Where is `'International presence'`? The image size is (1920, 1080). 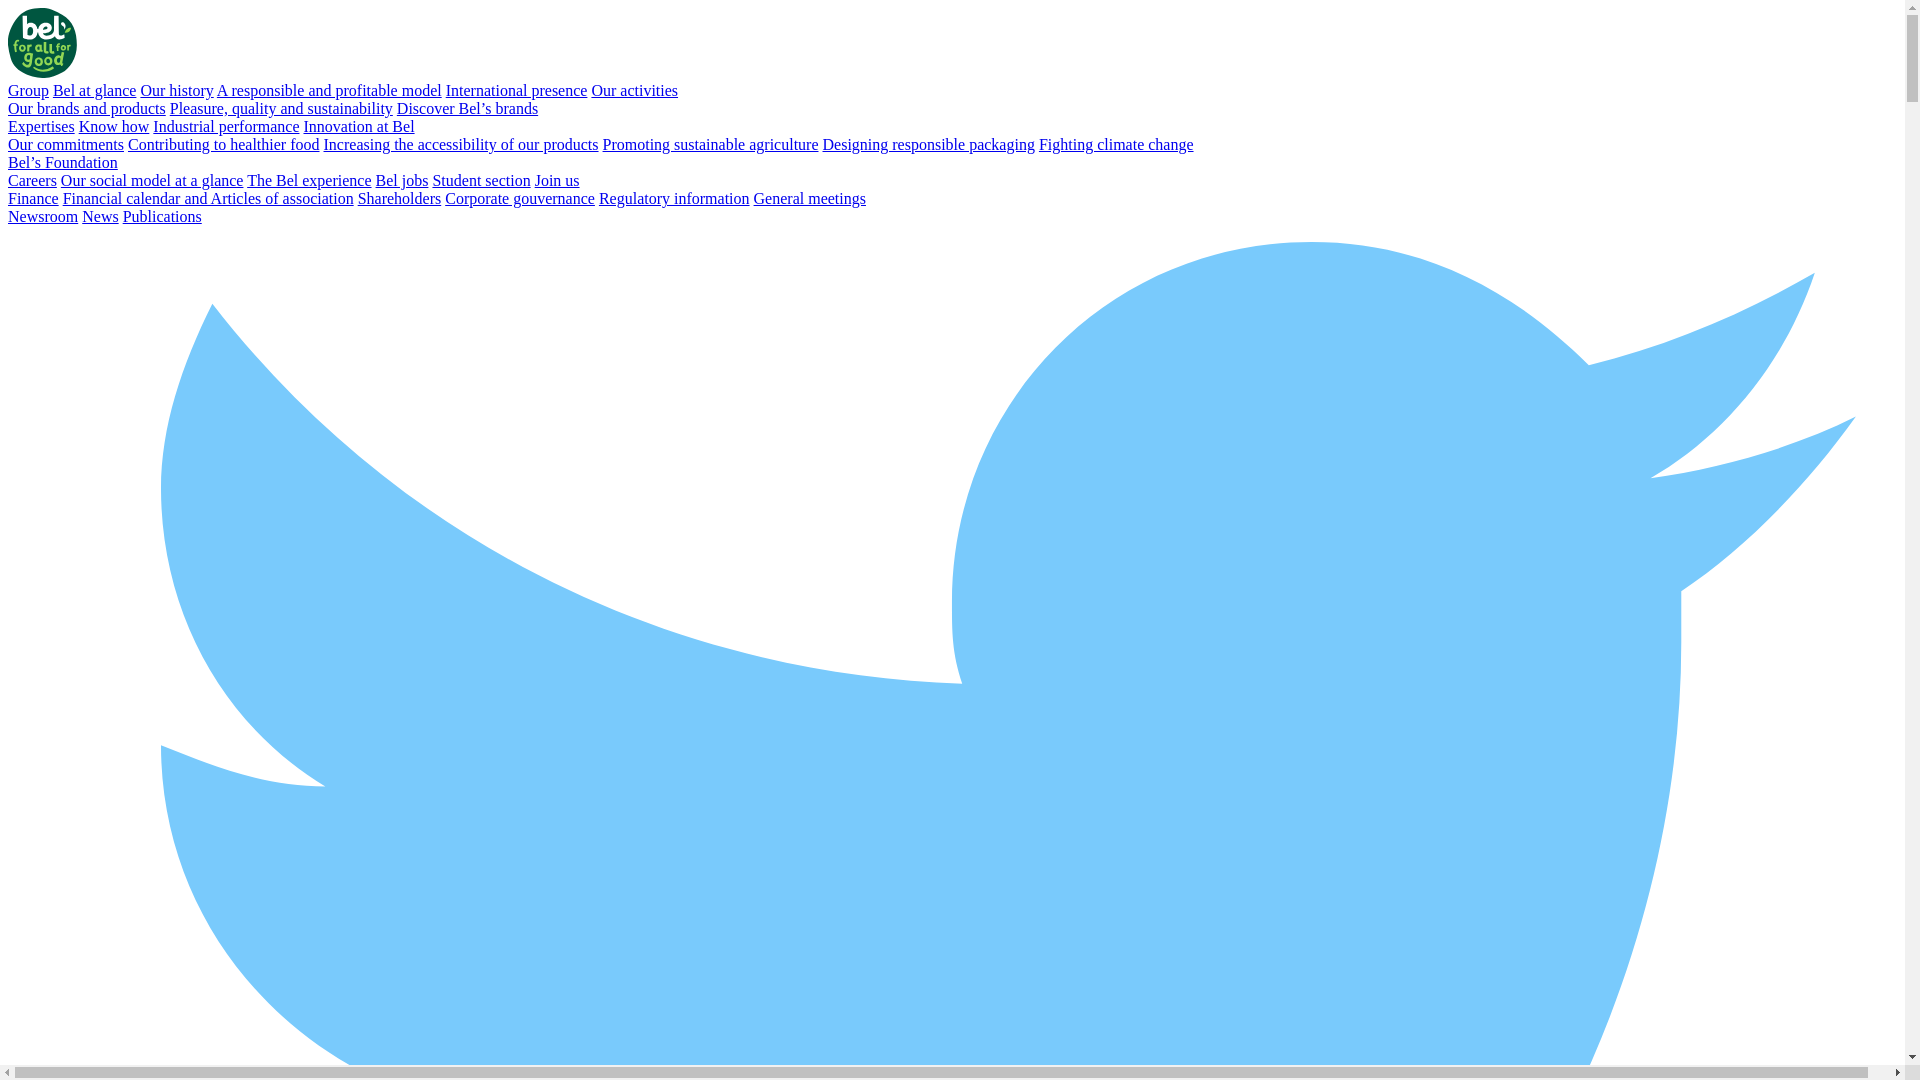 'International presence' is located at coordinates (445, 90).